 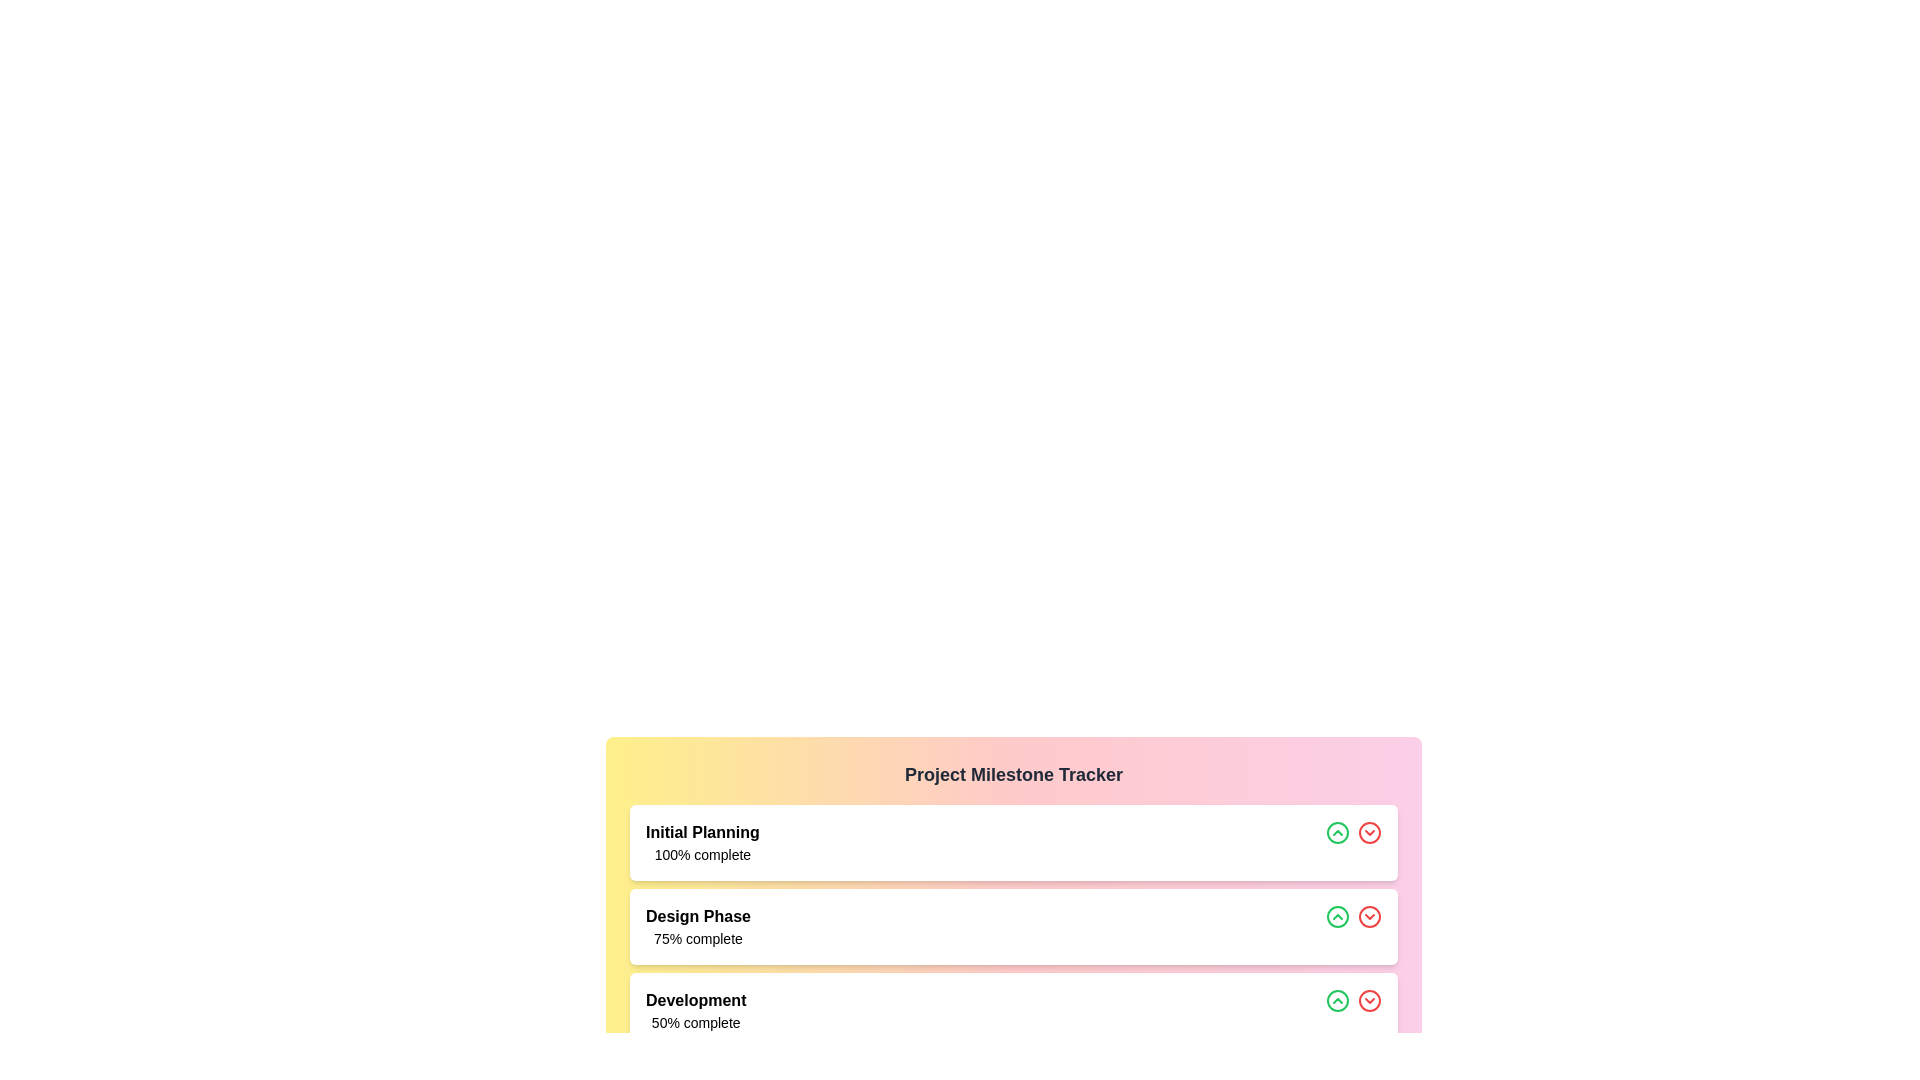 I want to click on the outer circular component of the dropdown chevron indicator in the topmost right corner of the top progress bar in the 'Project Milestone Tracker', so click(x=1368, y=833).